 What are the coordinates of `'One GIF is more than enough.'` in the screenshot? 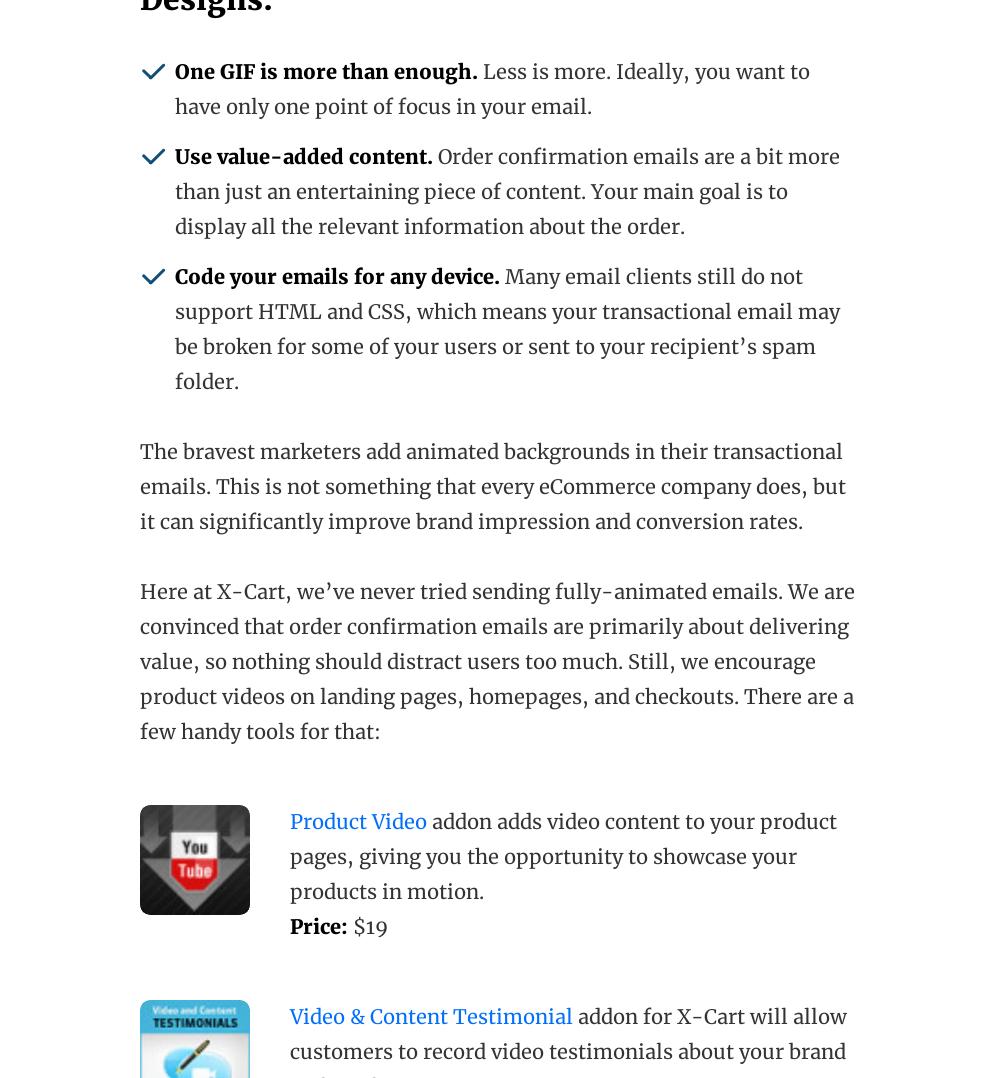 It's located at (325, 71).